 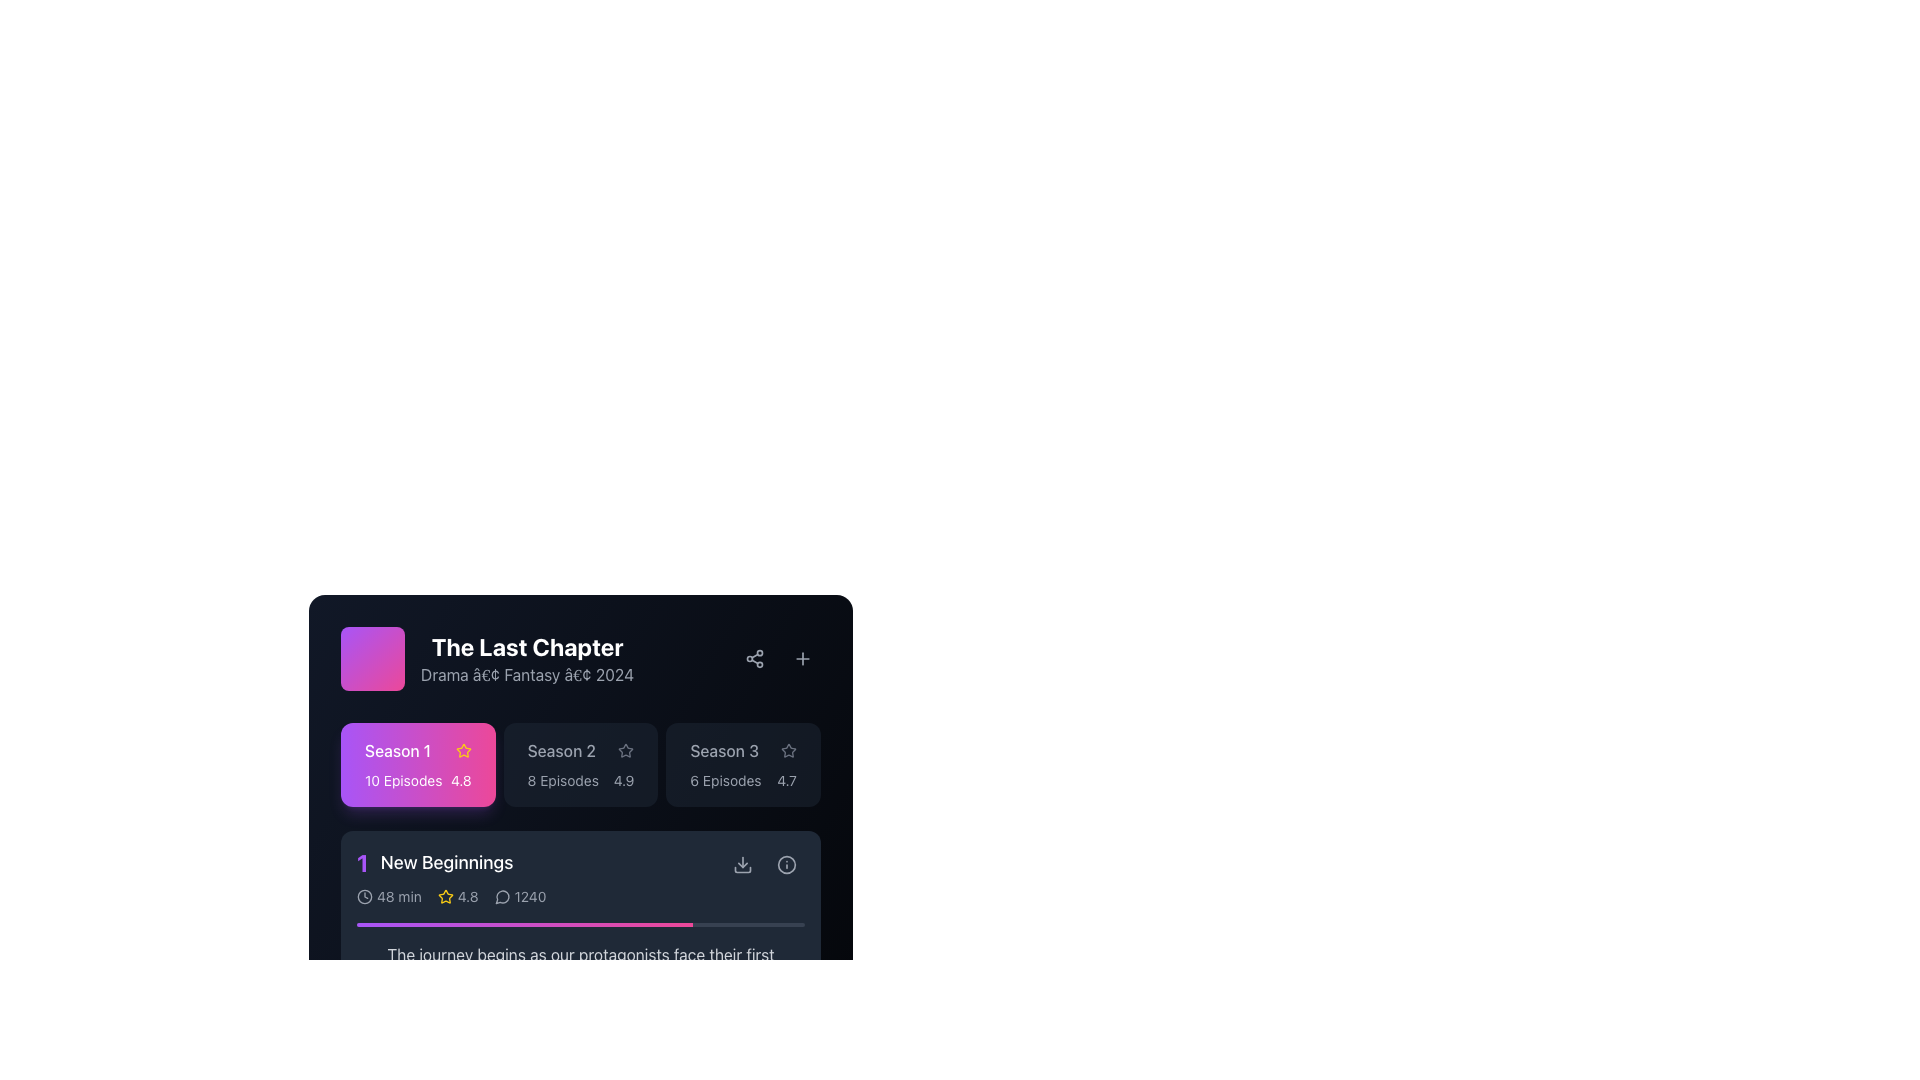 I want to click on the yellow star icon to rate or unrate 'Season 1', so click(x=444, y=895).